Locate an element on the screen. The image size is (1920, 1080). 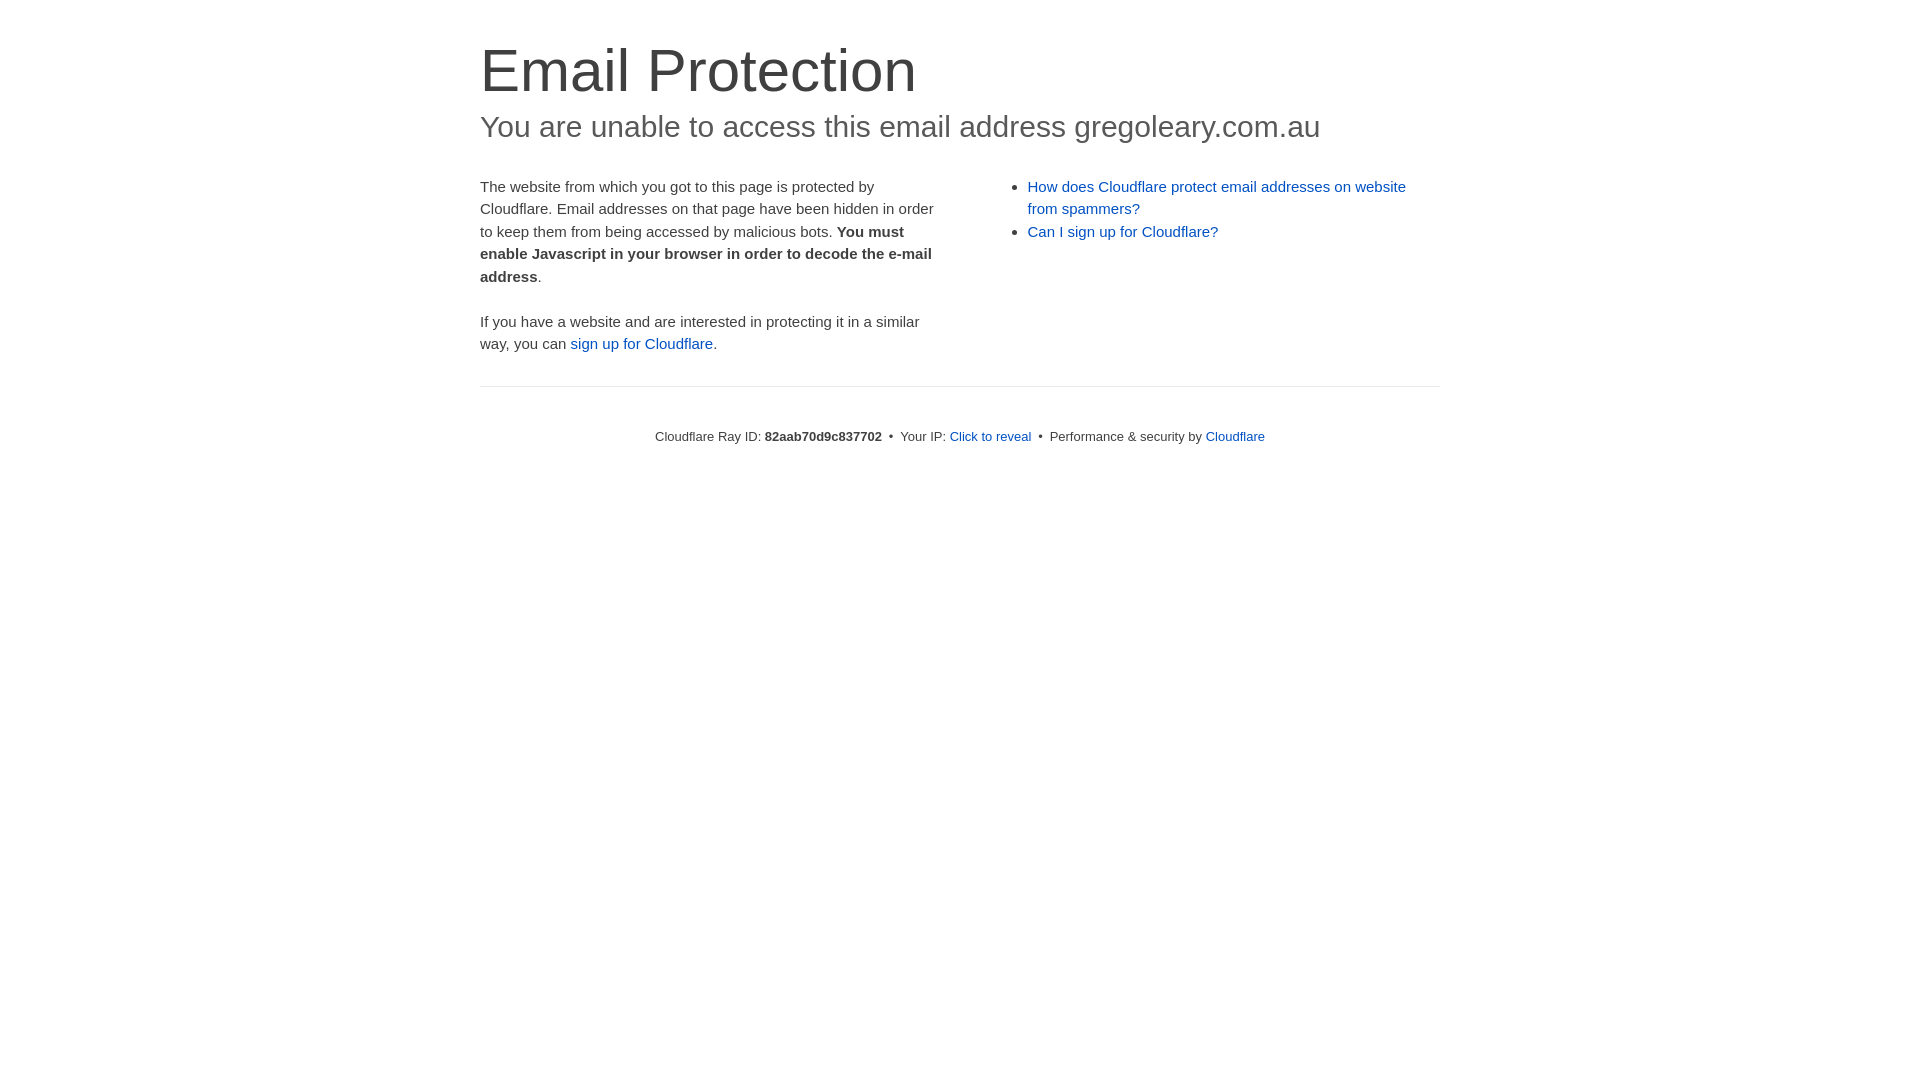
'sign up for Cloudflare' is located at coordinates (570, 342).